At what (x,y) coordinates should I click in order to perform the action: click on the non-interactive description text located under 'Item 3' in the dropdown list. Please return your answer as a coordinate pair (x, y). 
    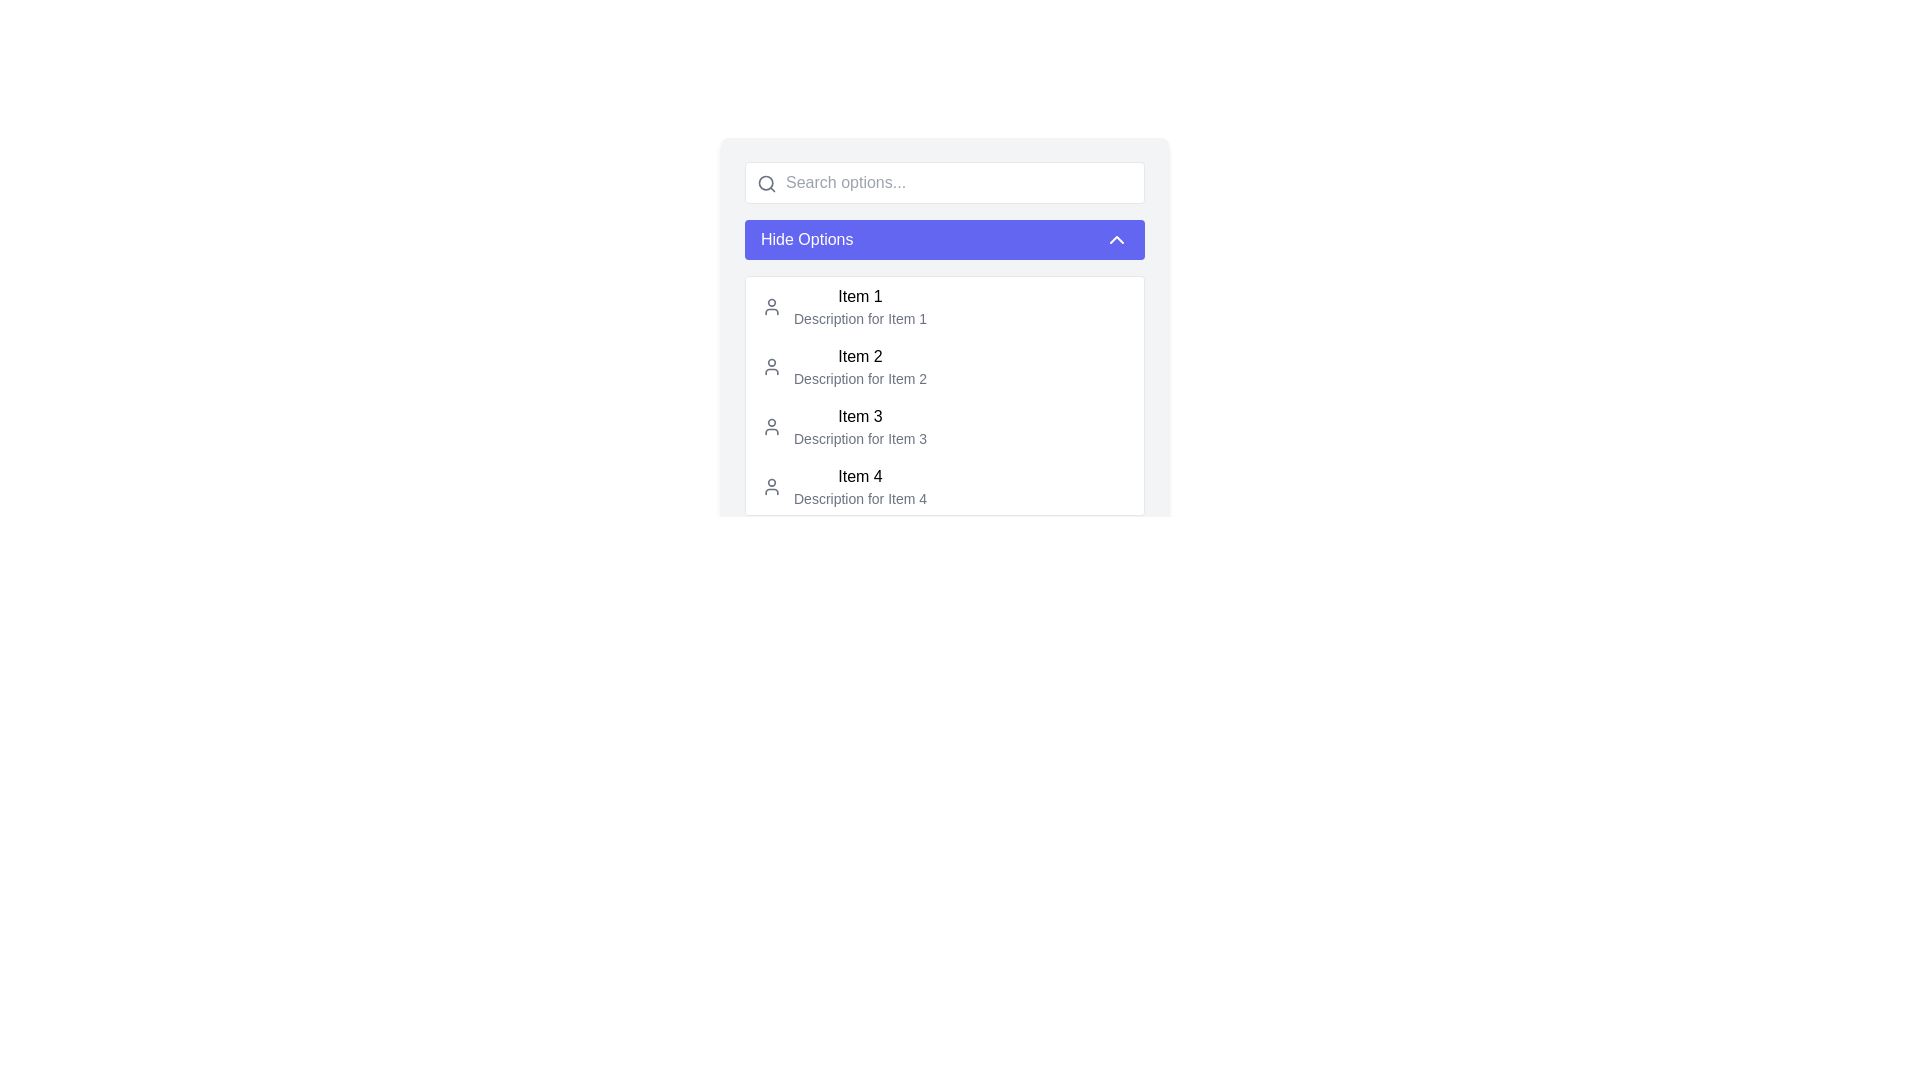
    Looking at the image, I should click on (860, 438).